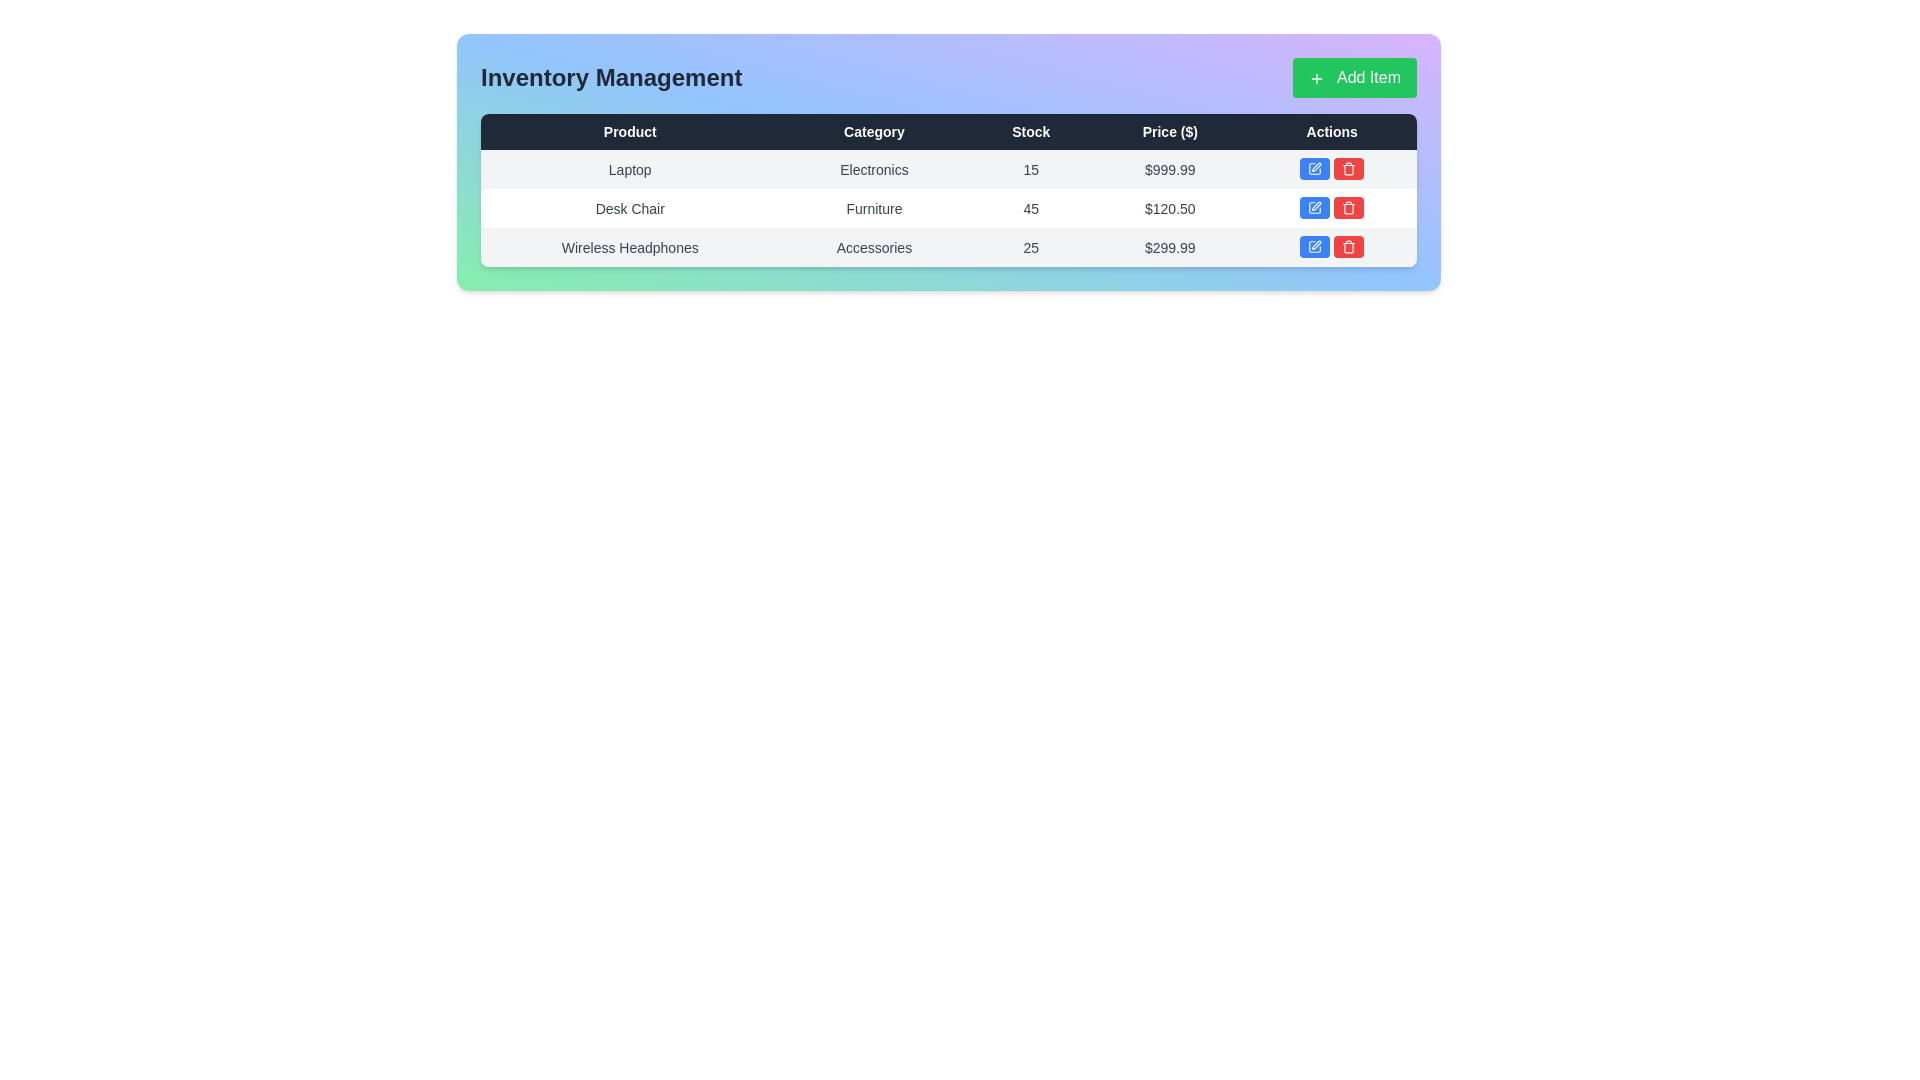 Image resolution: width=1920 pixels, height=1080 pixels. Describe the element at coordinates (629, 208) in the screenshot. I see `the non-interactive Text label displaying the name of the product in the first cell of the second data row under the 'Product' column` at that location.